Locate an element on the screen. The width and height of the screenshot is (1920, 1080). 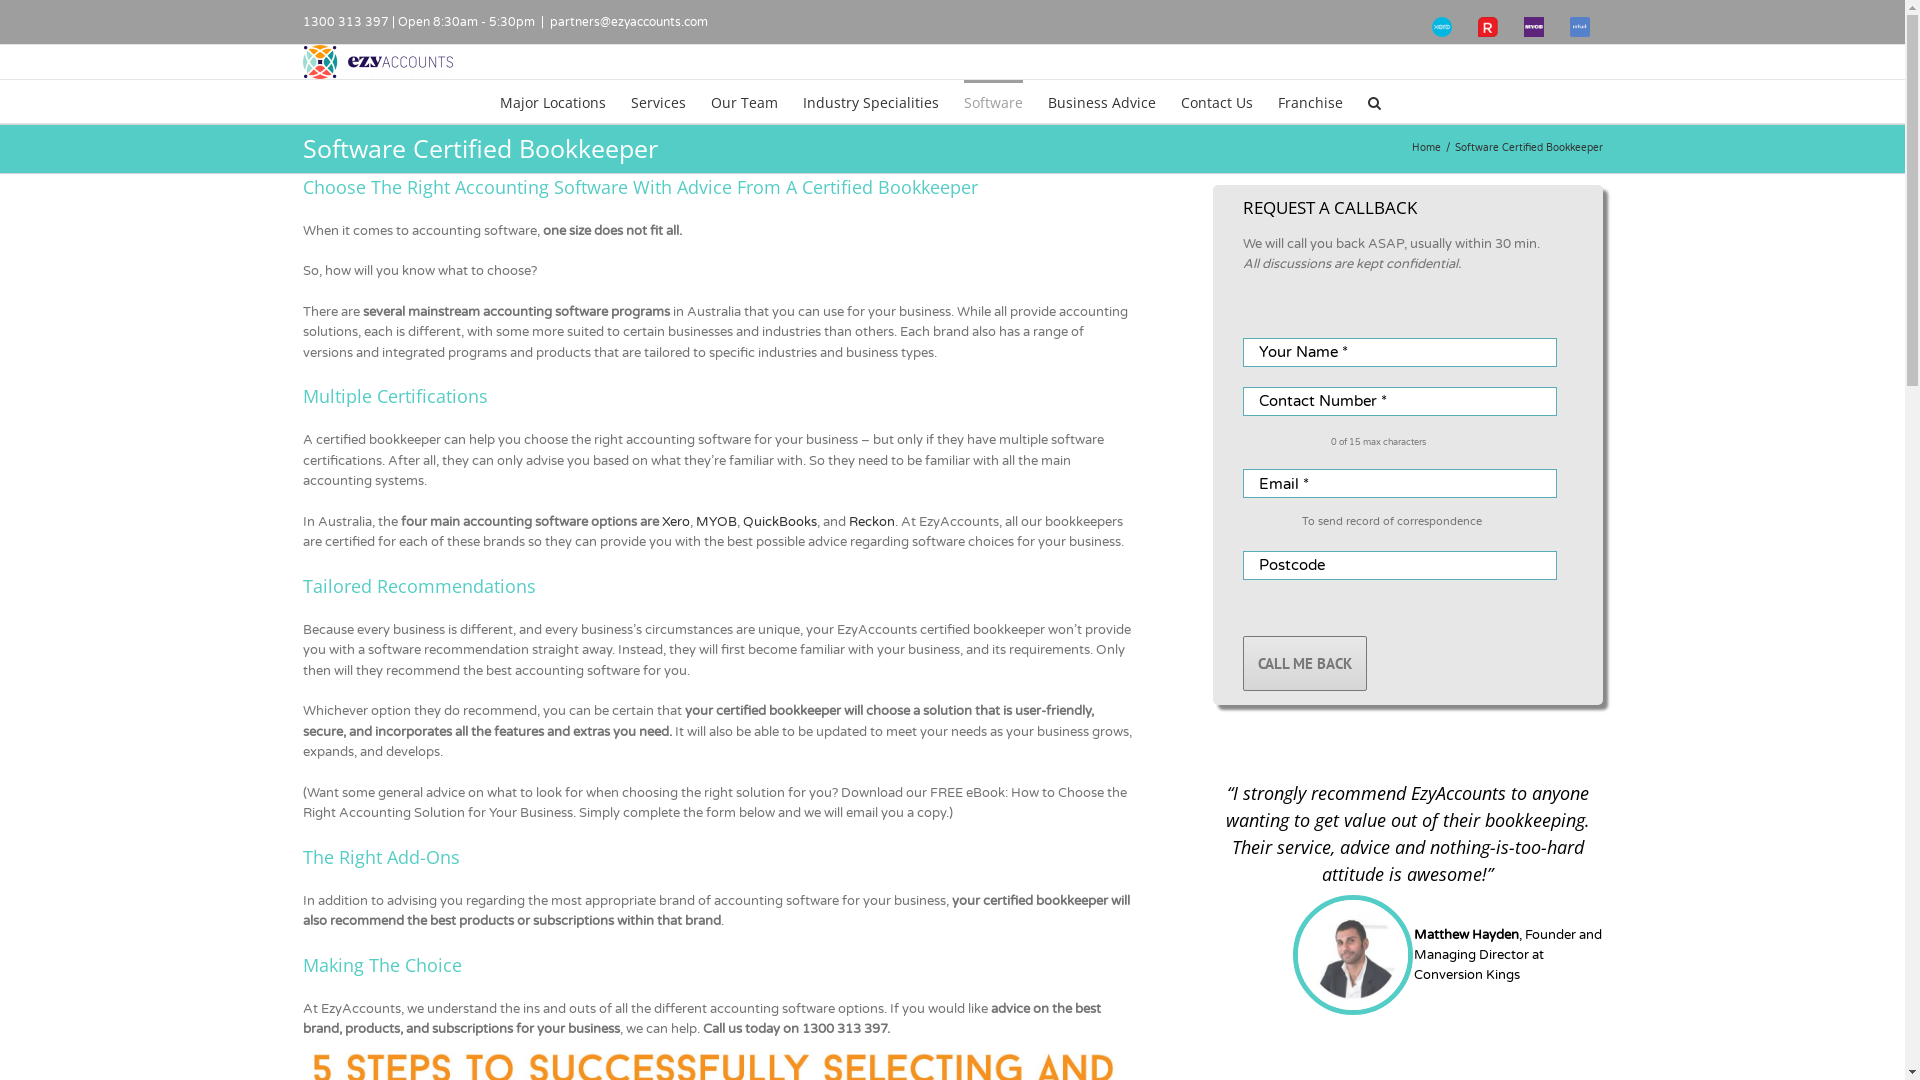
'Reckon' is located at coordinates (848, 520).